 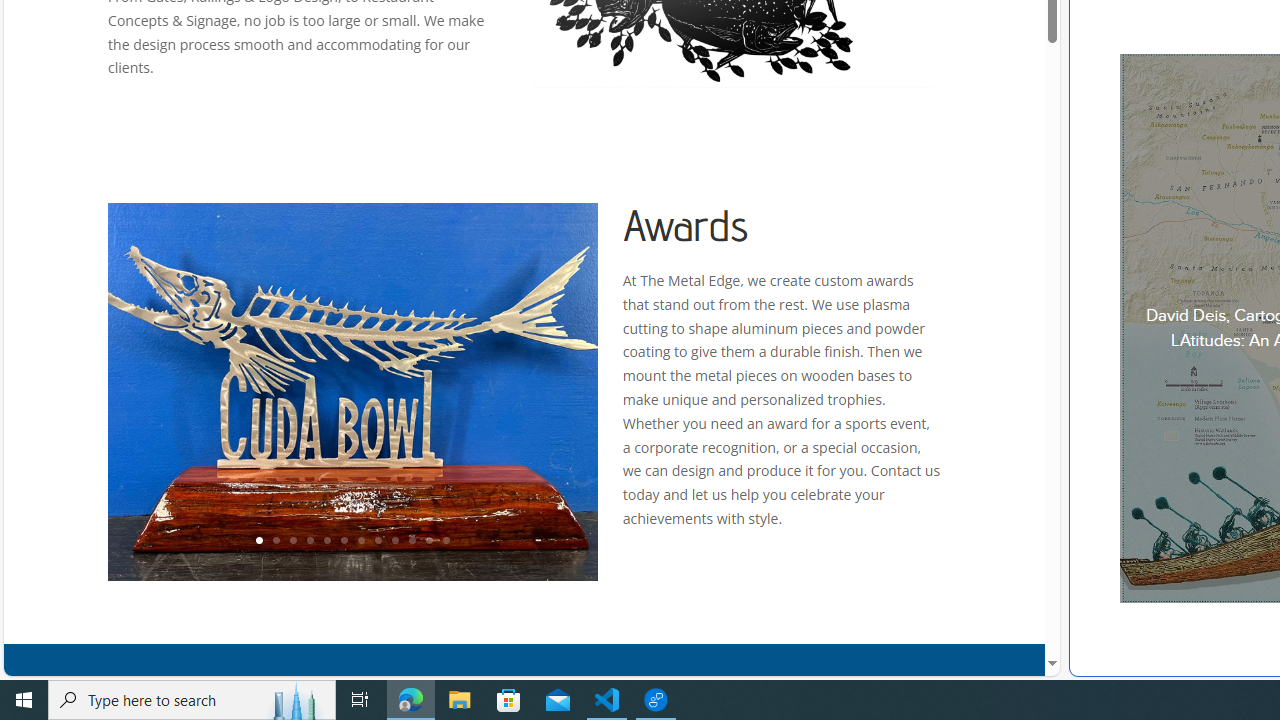 I want to click on '4', so click(x=308, y=541).